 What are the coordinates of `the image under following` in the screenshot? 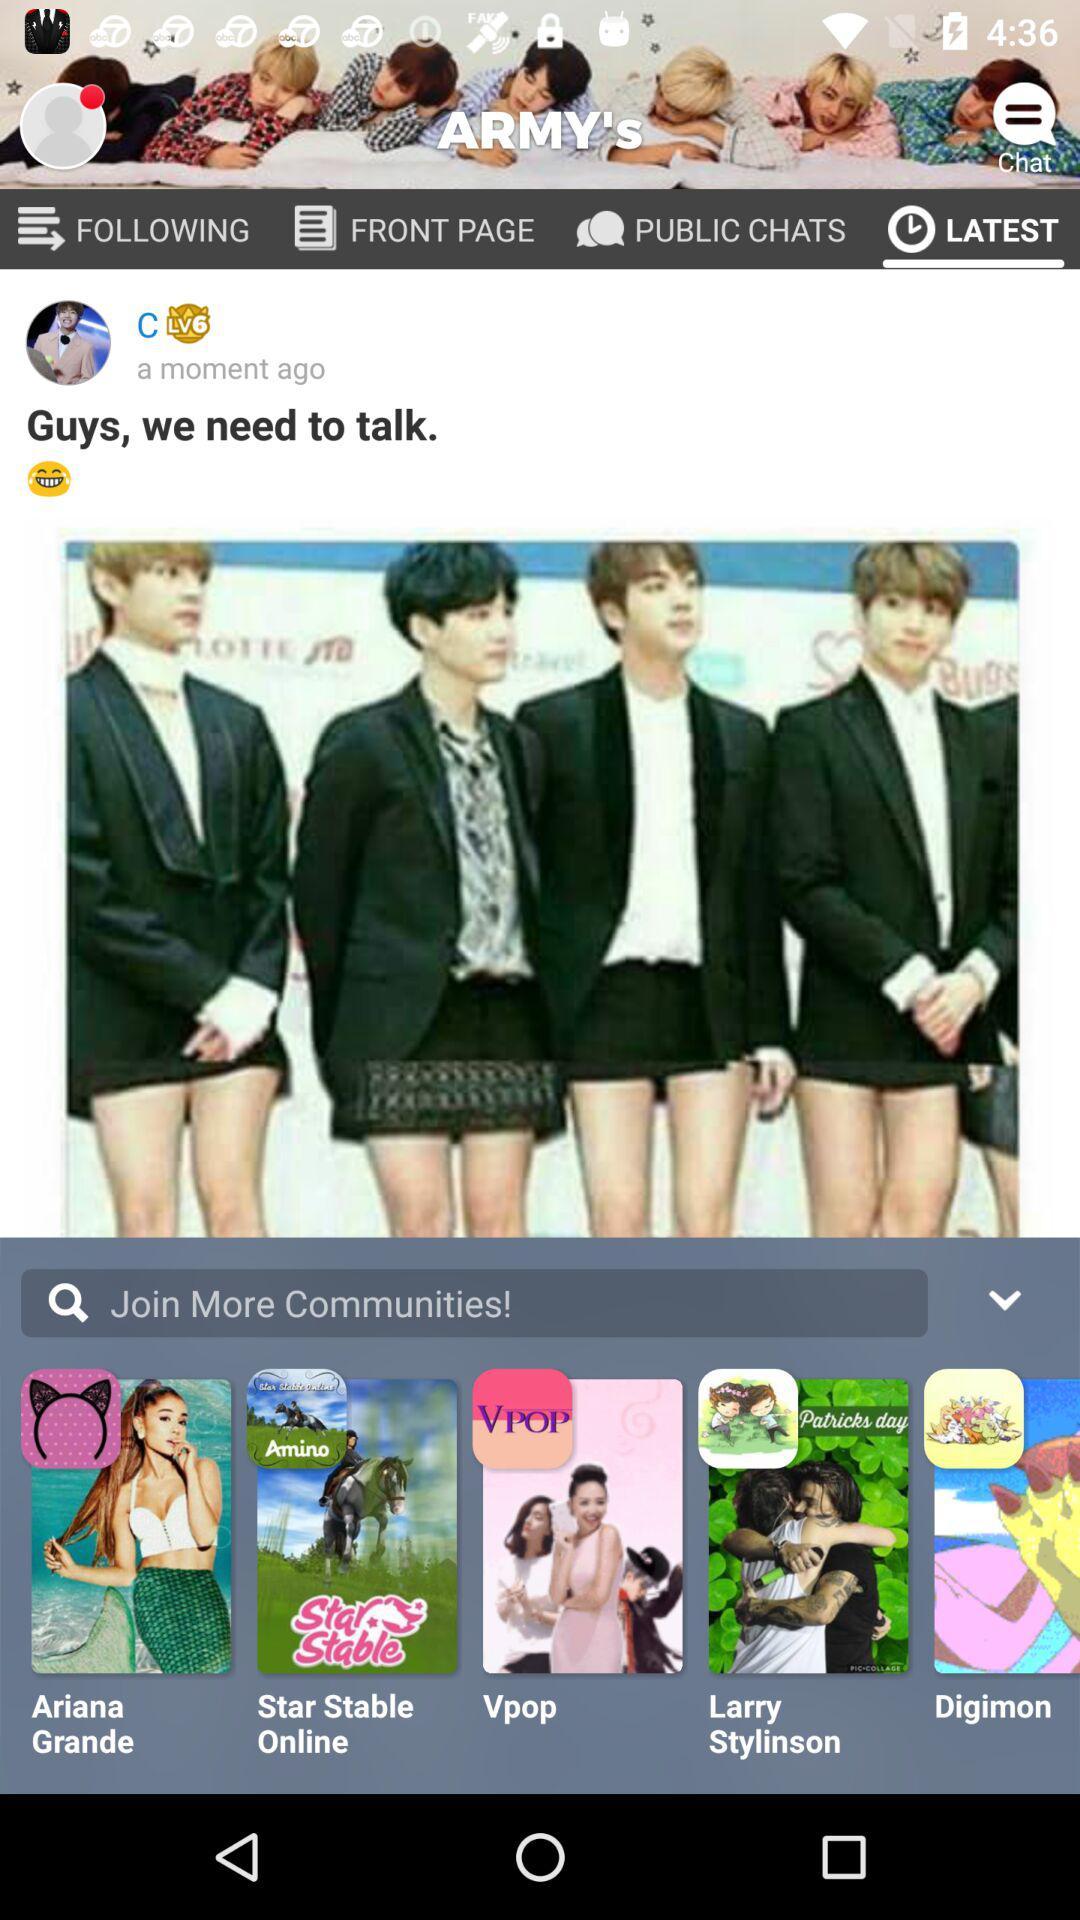 It's located at (67, 342).